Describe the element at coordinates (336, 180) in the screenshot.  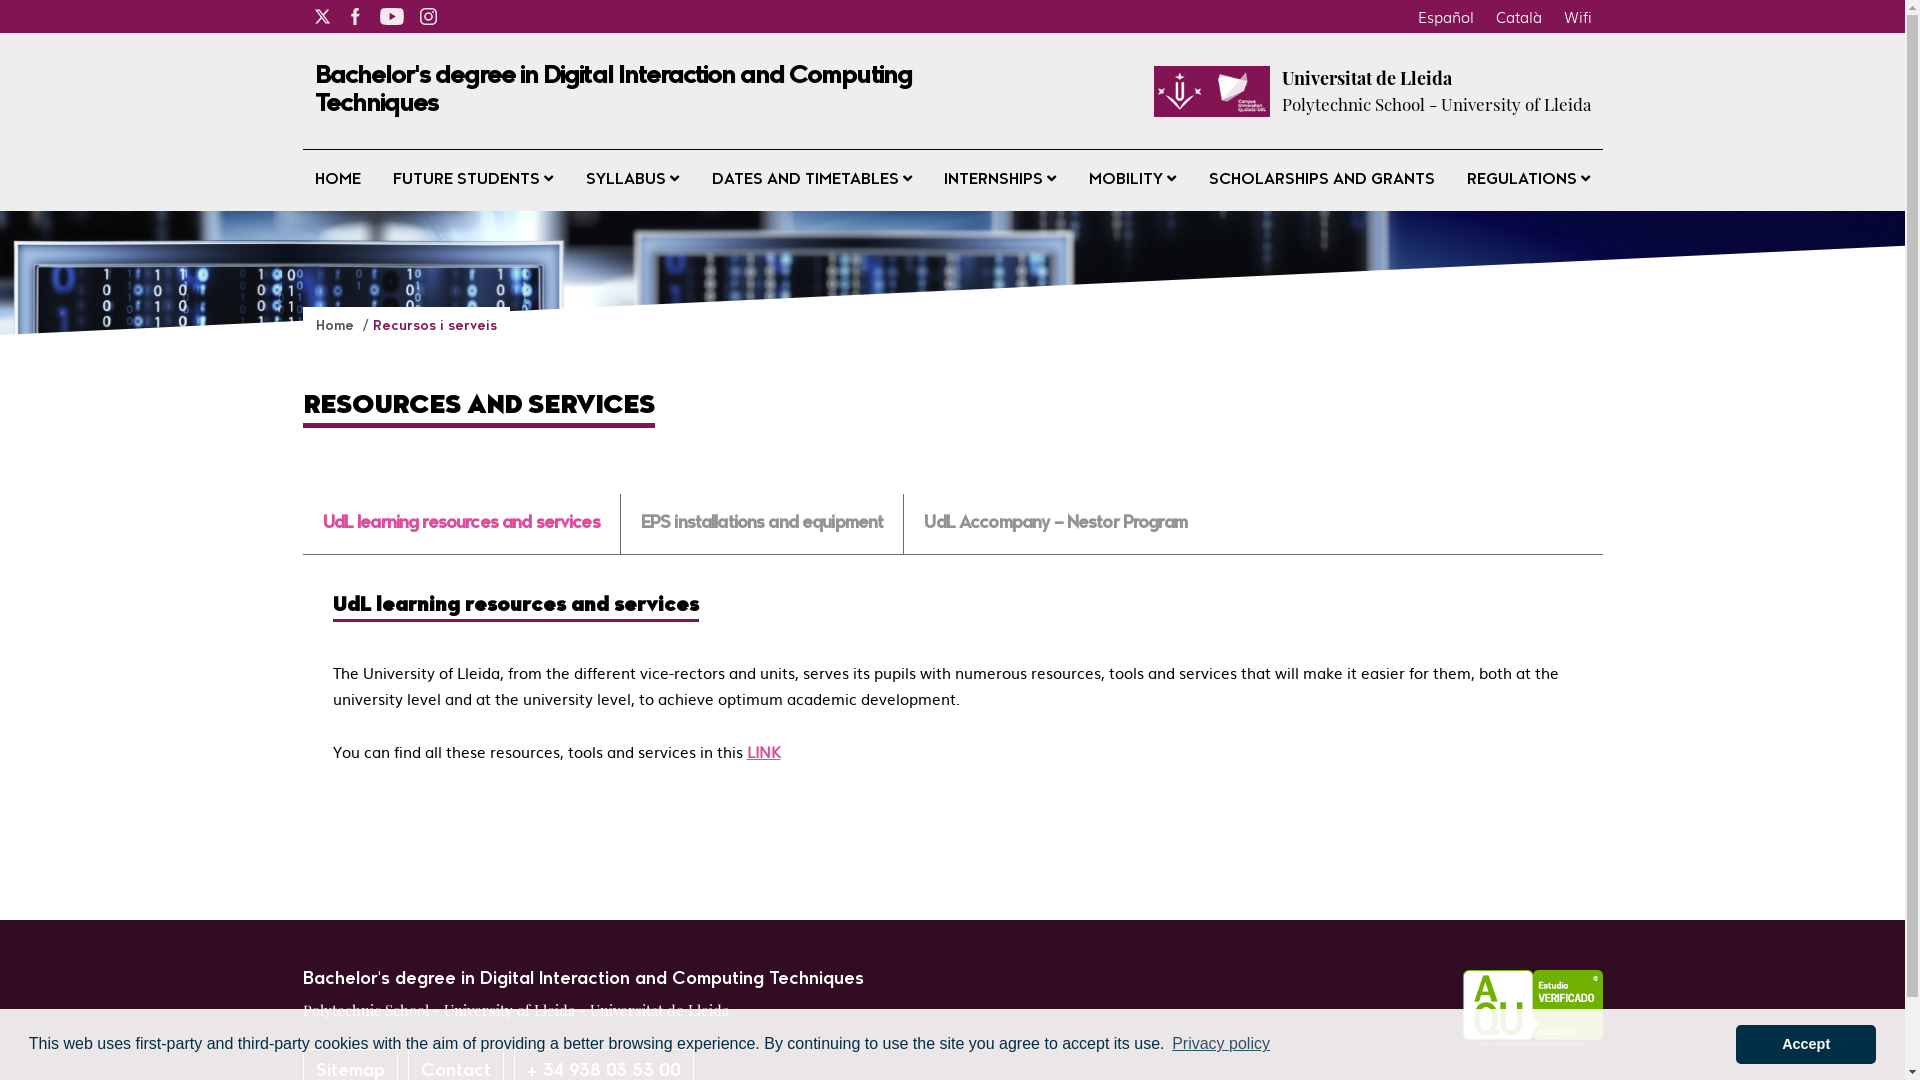
I see `'HOME'` at that location.